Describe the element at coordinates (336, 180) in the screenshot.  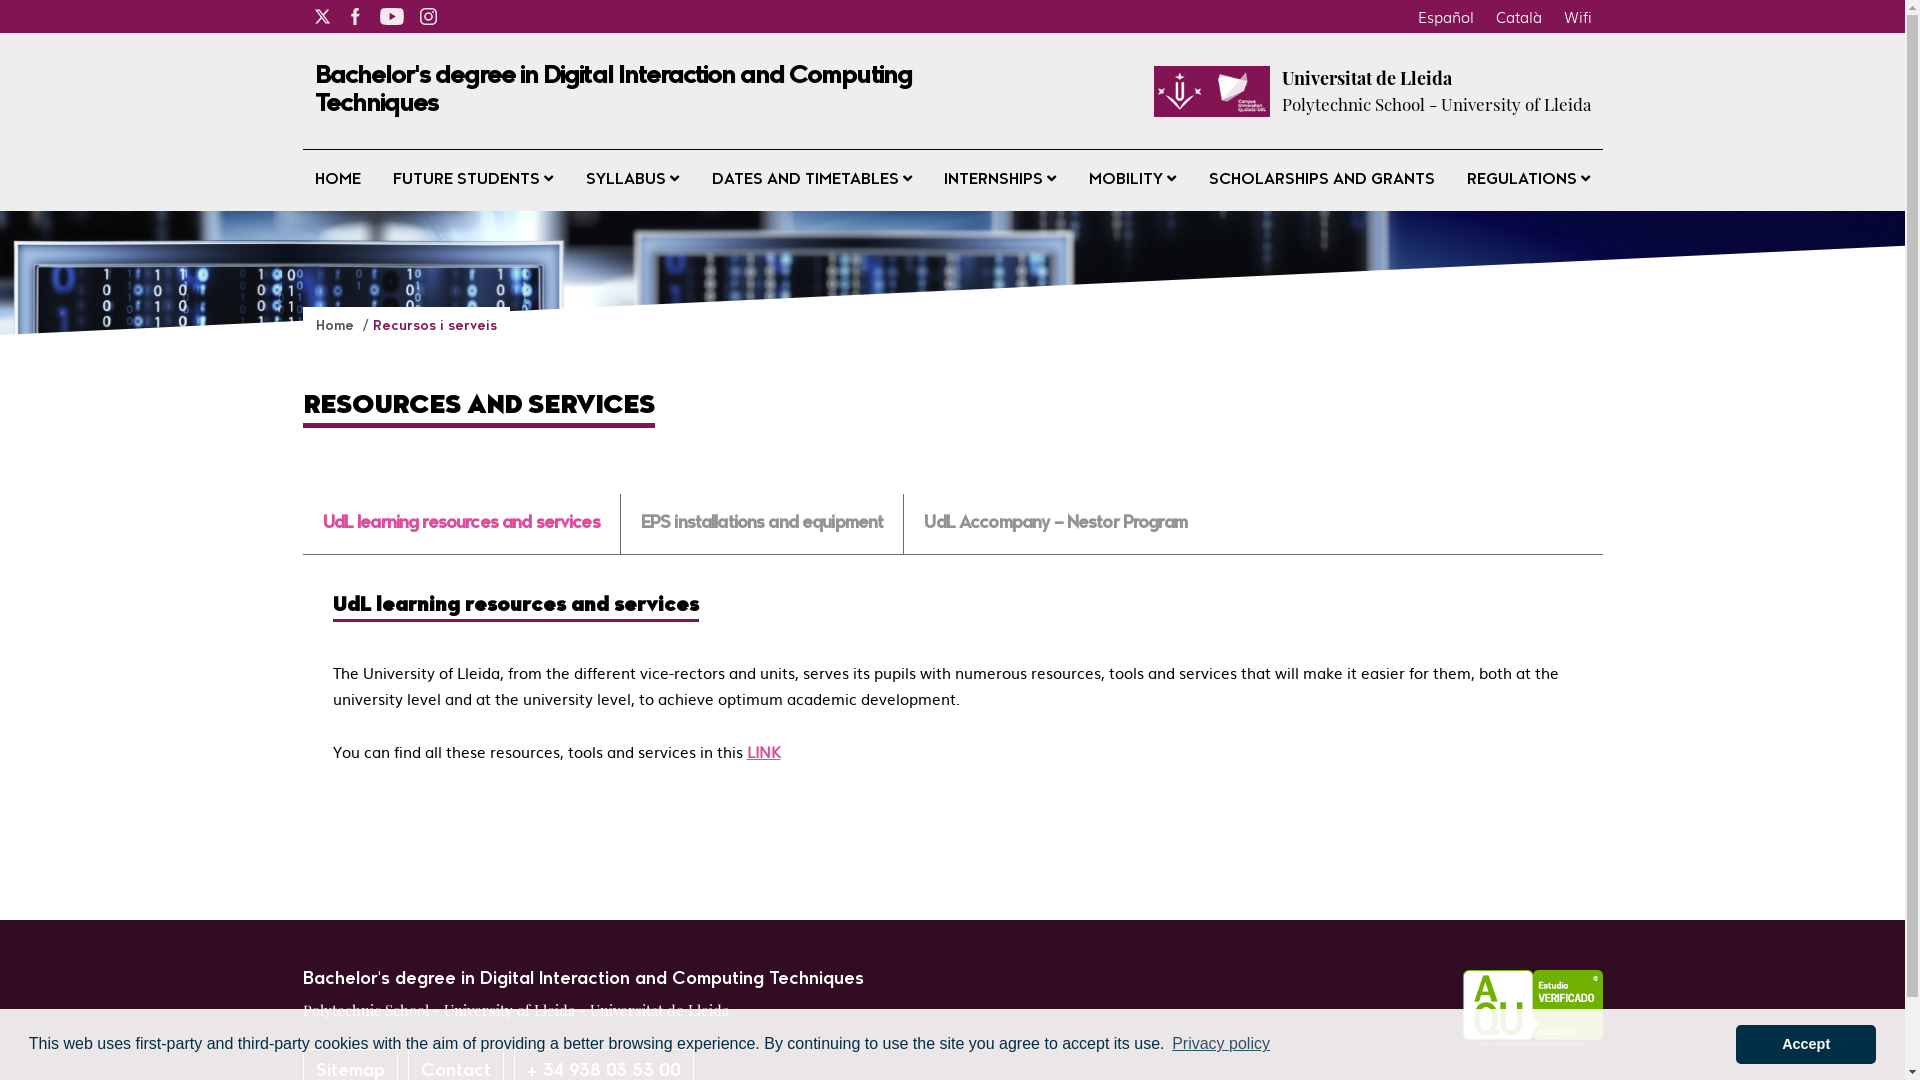
I see `'HOME'` at that location.